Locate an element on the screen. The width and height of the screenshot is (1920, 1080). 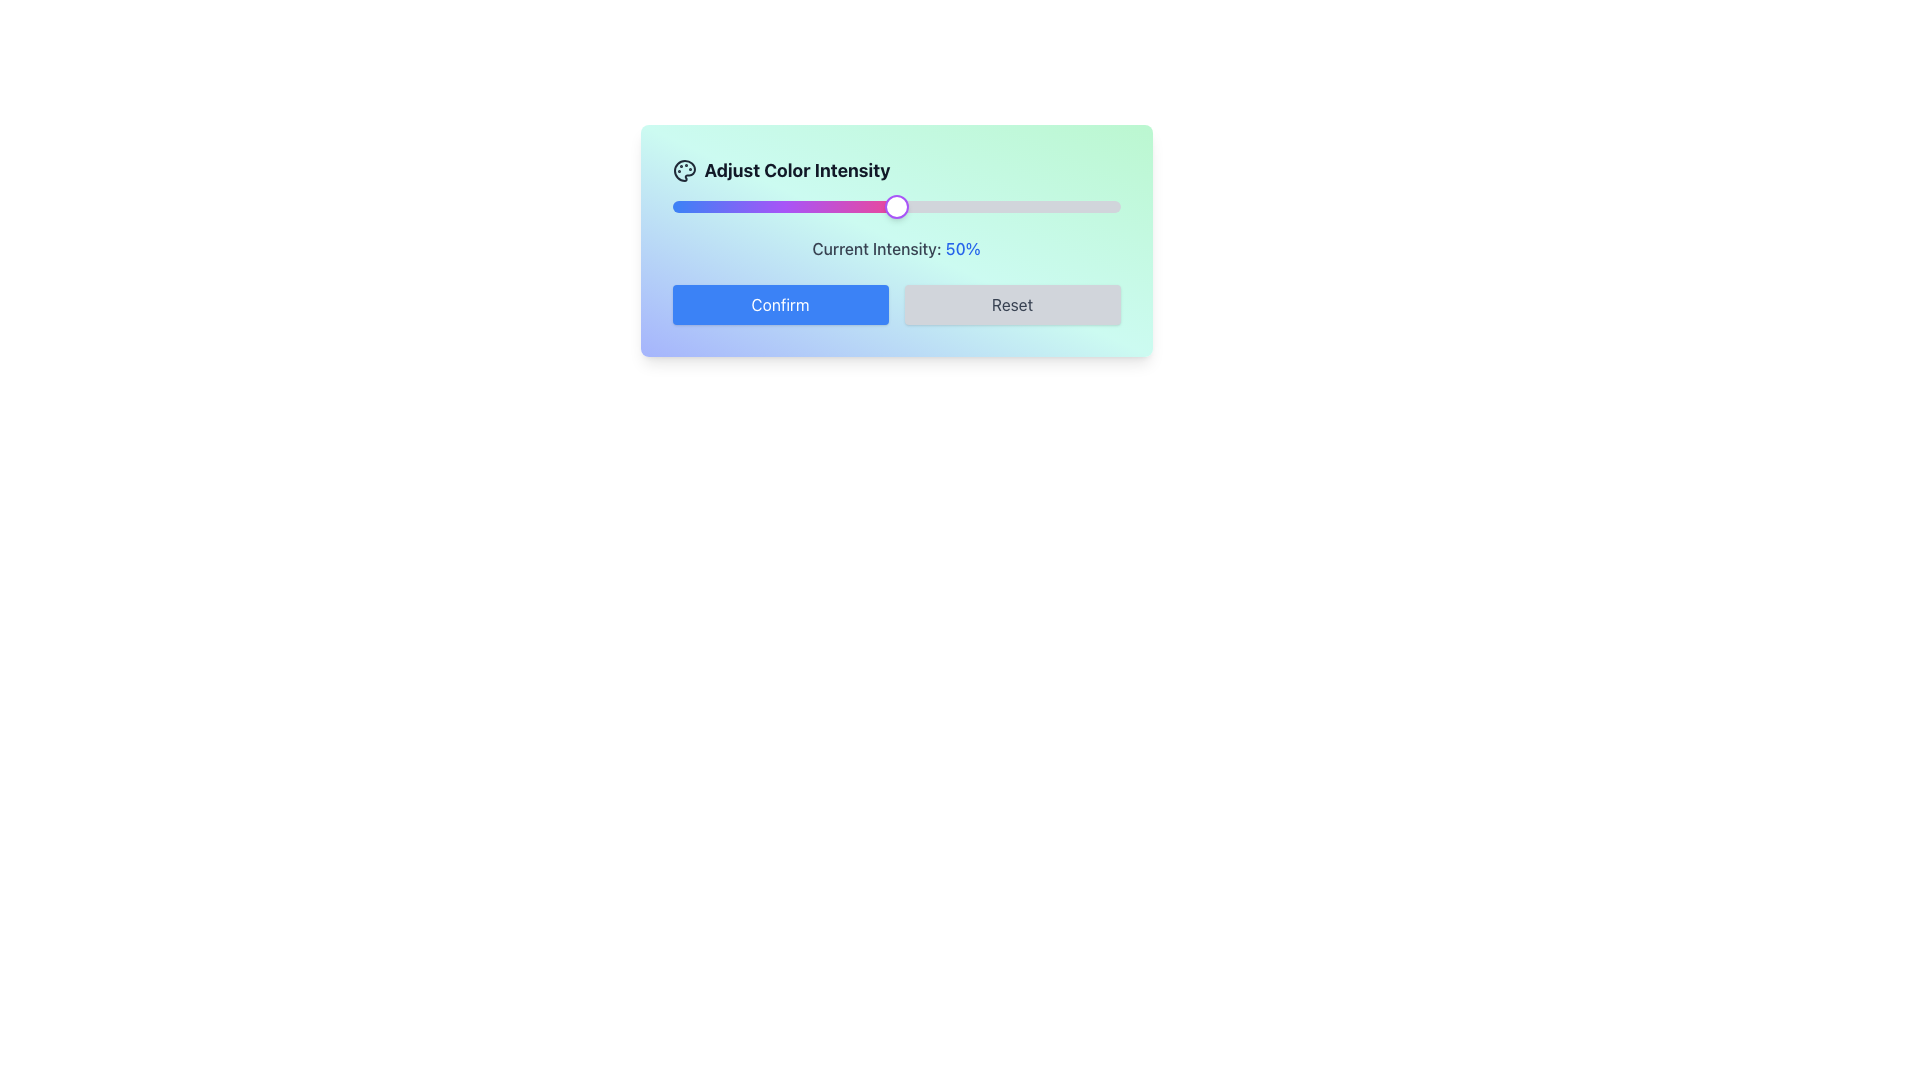
the color intensity is located at coordinates (1008, 207).